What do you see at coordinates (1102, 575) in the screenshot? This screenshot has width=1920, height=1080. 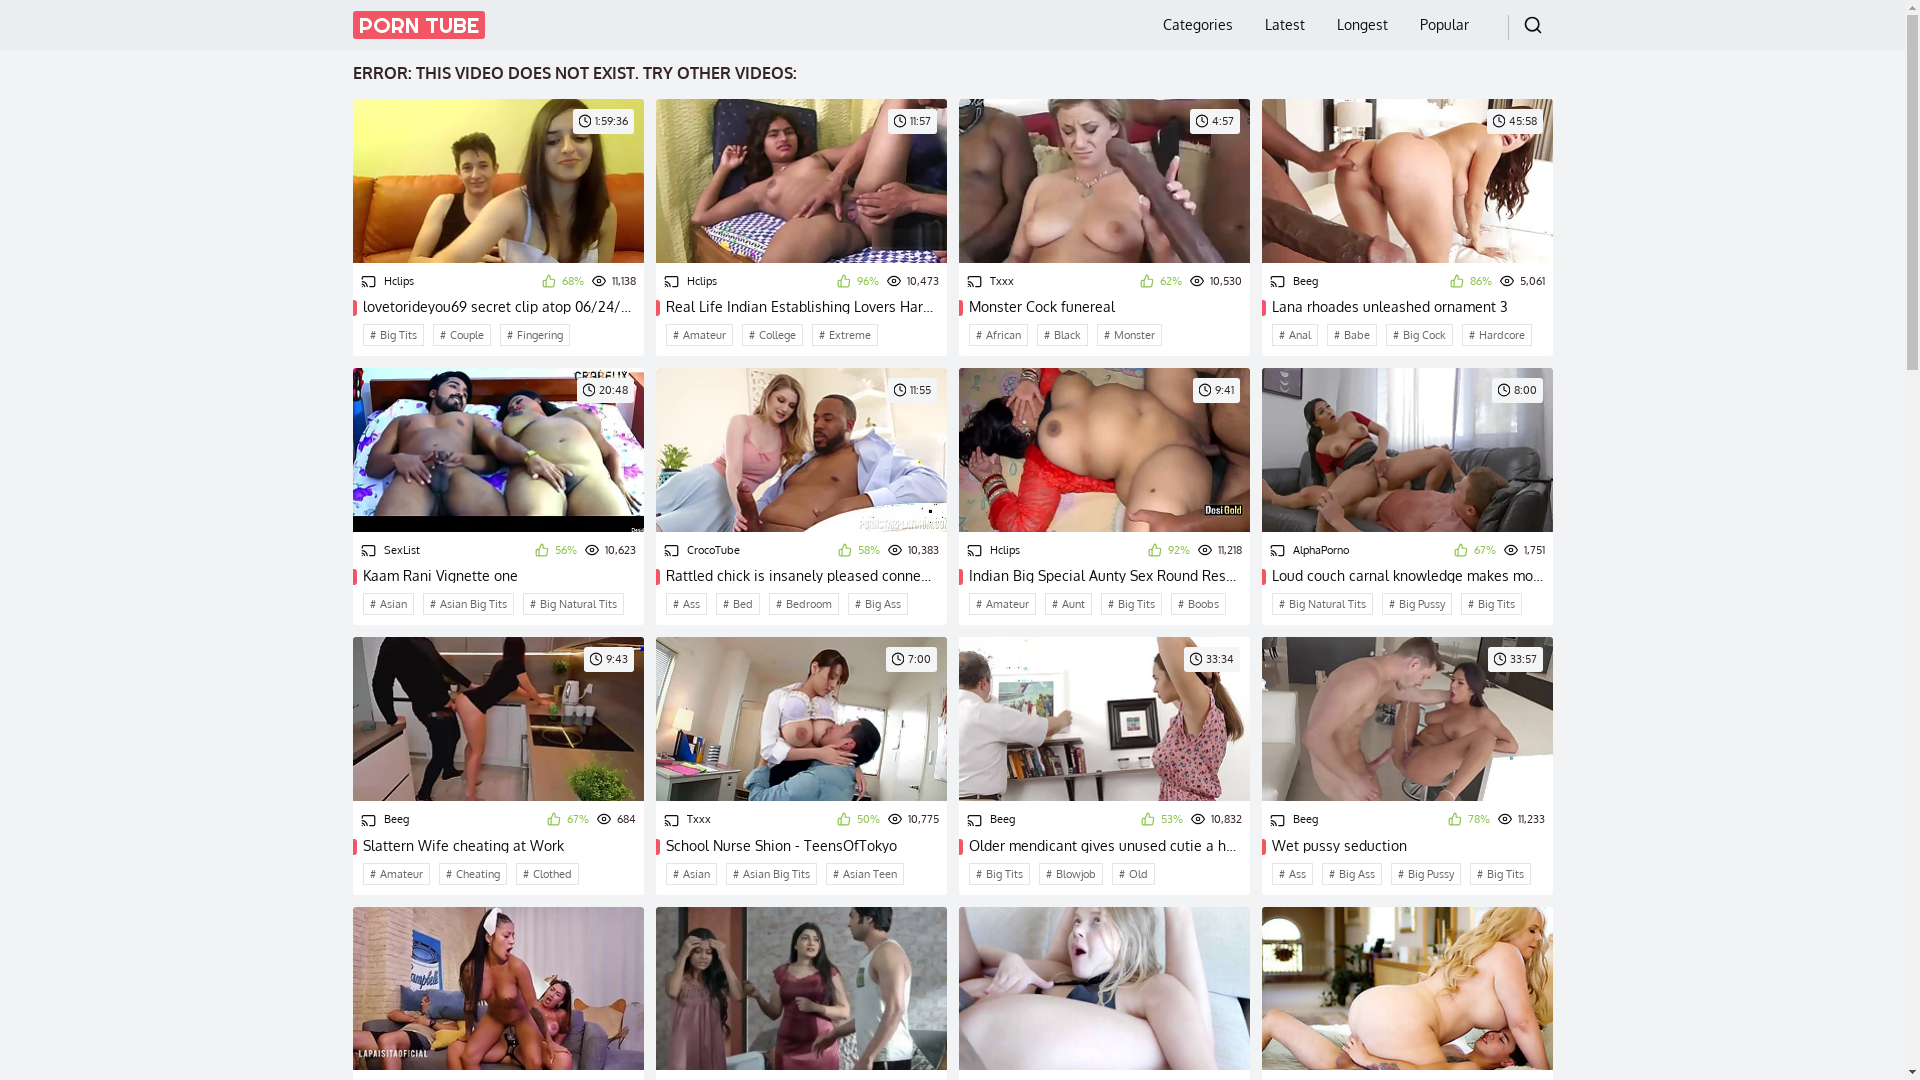 I see `'Indian Big Special Aunty Sex Round Resort'` at bounding box center [1102, 575].